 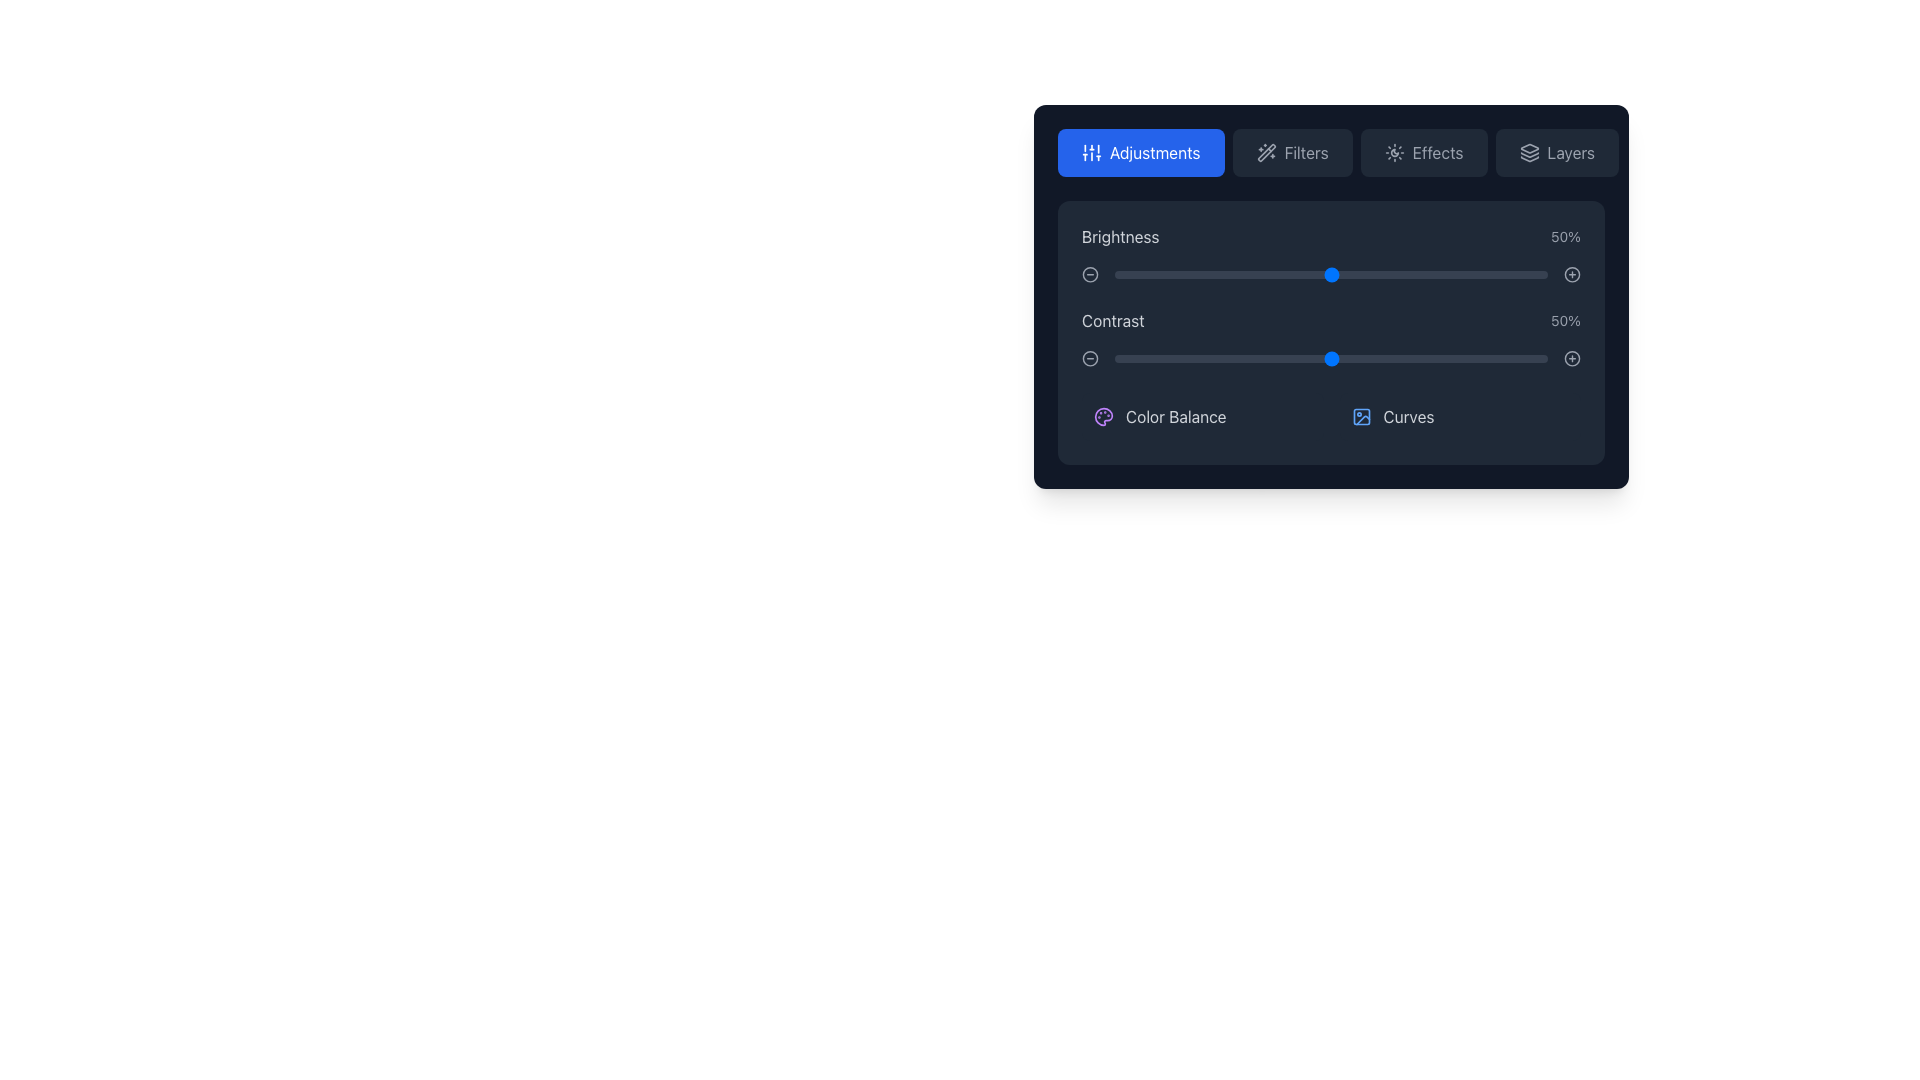 I want to click on the 'Layers' button, which is a rectangular button with a grayscale color scheme and an icon of stacked layers, so click(x=1556, y=152).